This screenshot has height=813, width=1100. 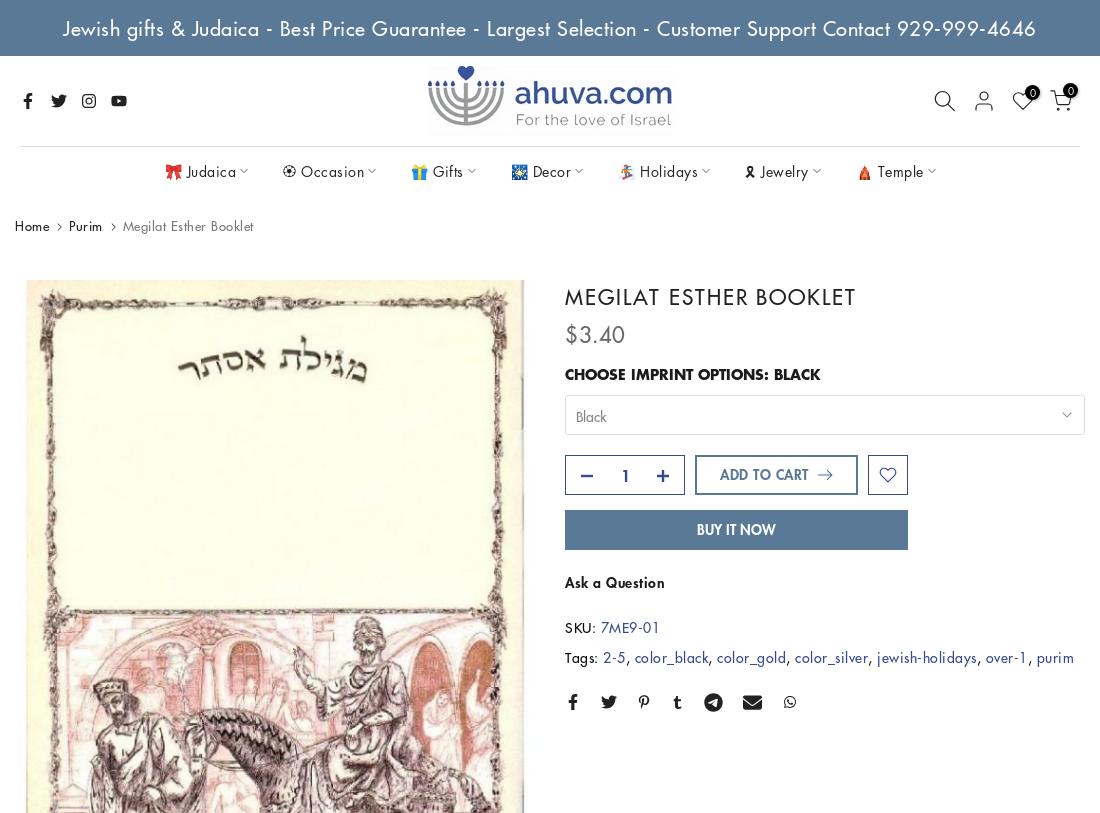 What do you see at coordinates (519, 368) in the screenshot?
I see `'Kiddush Cups'` at bounding box center [519, 368].